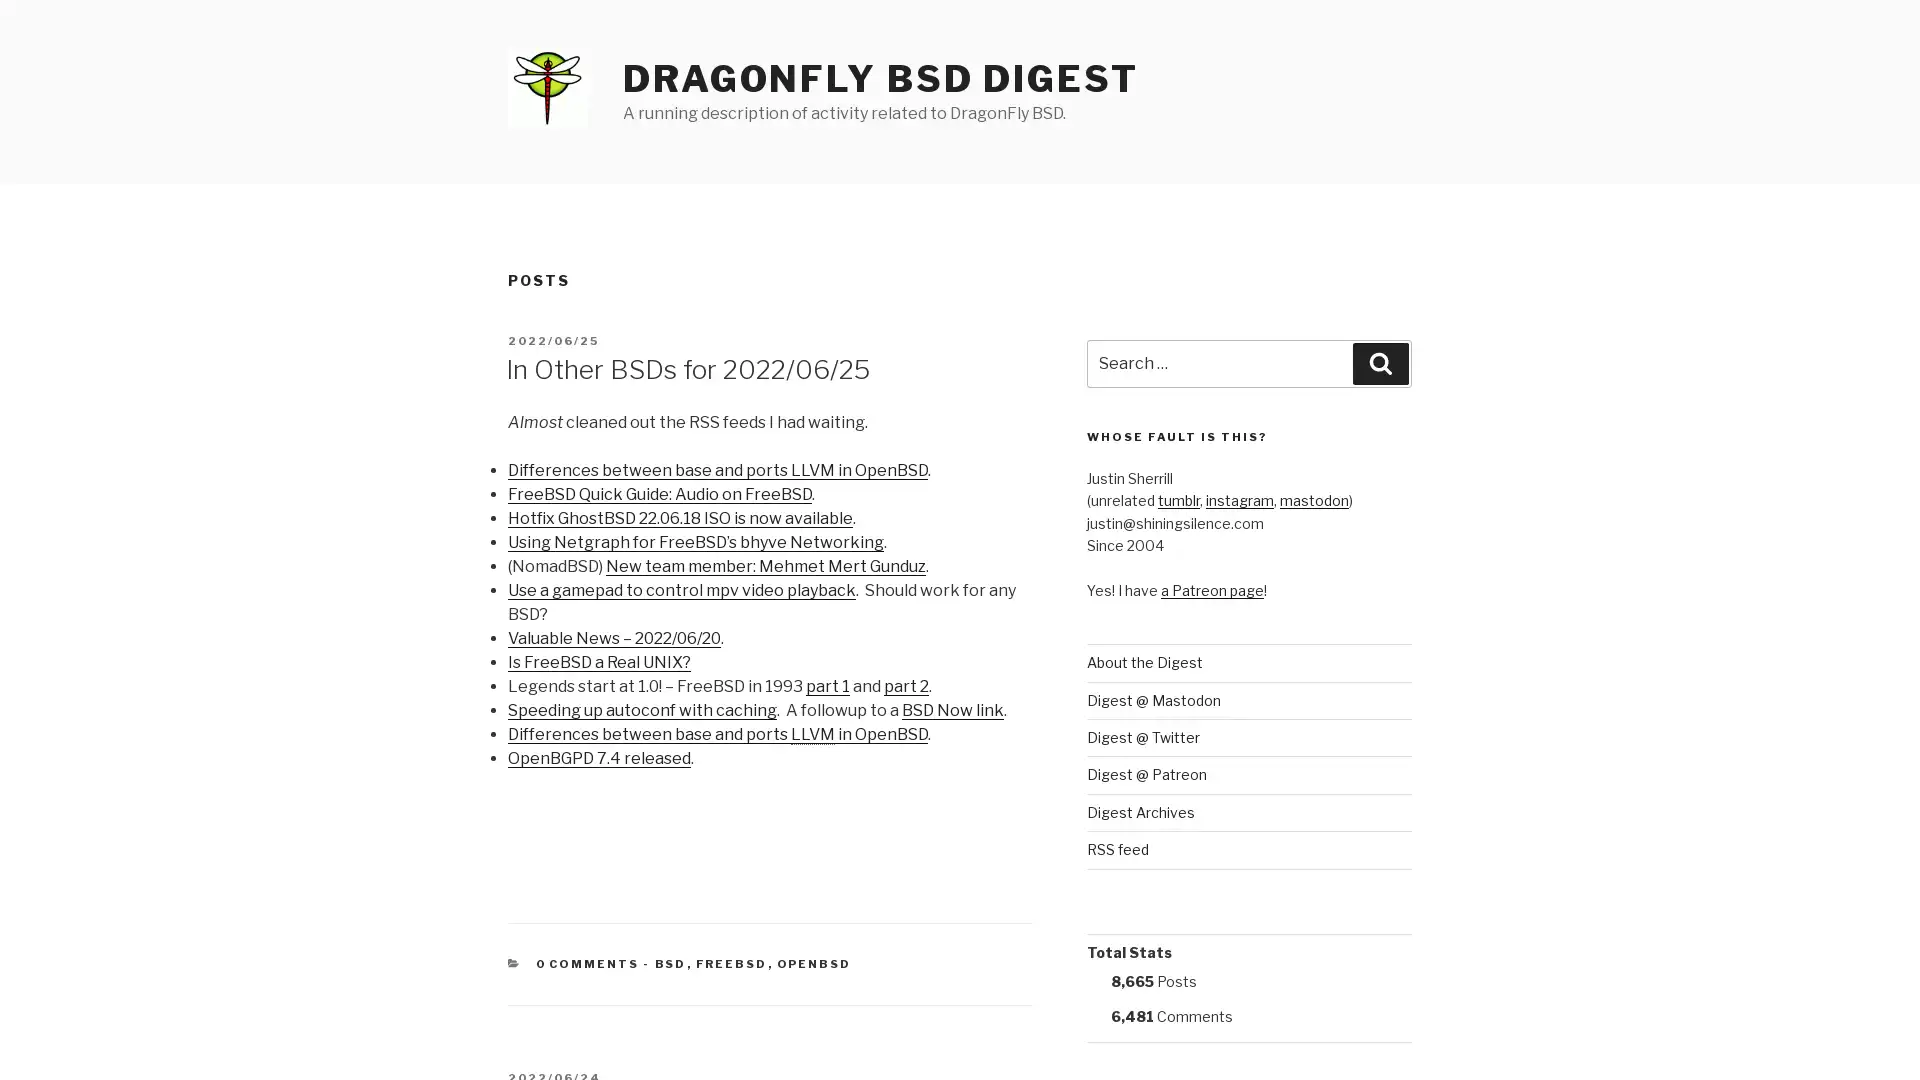  Describe the element at coordinates (1380, 363) in the screenshot. I see `Search` at that location.